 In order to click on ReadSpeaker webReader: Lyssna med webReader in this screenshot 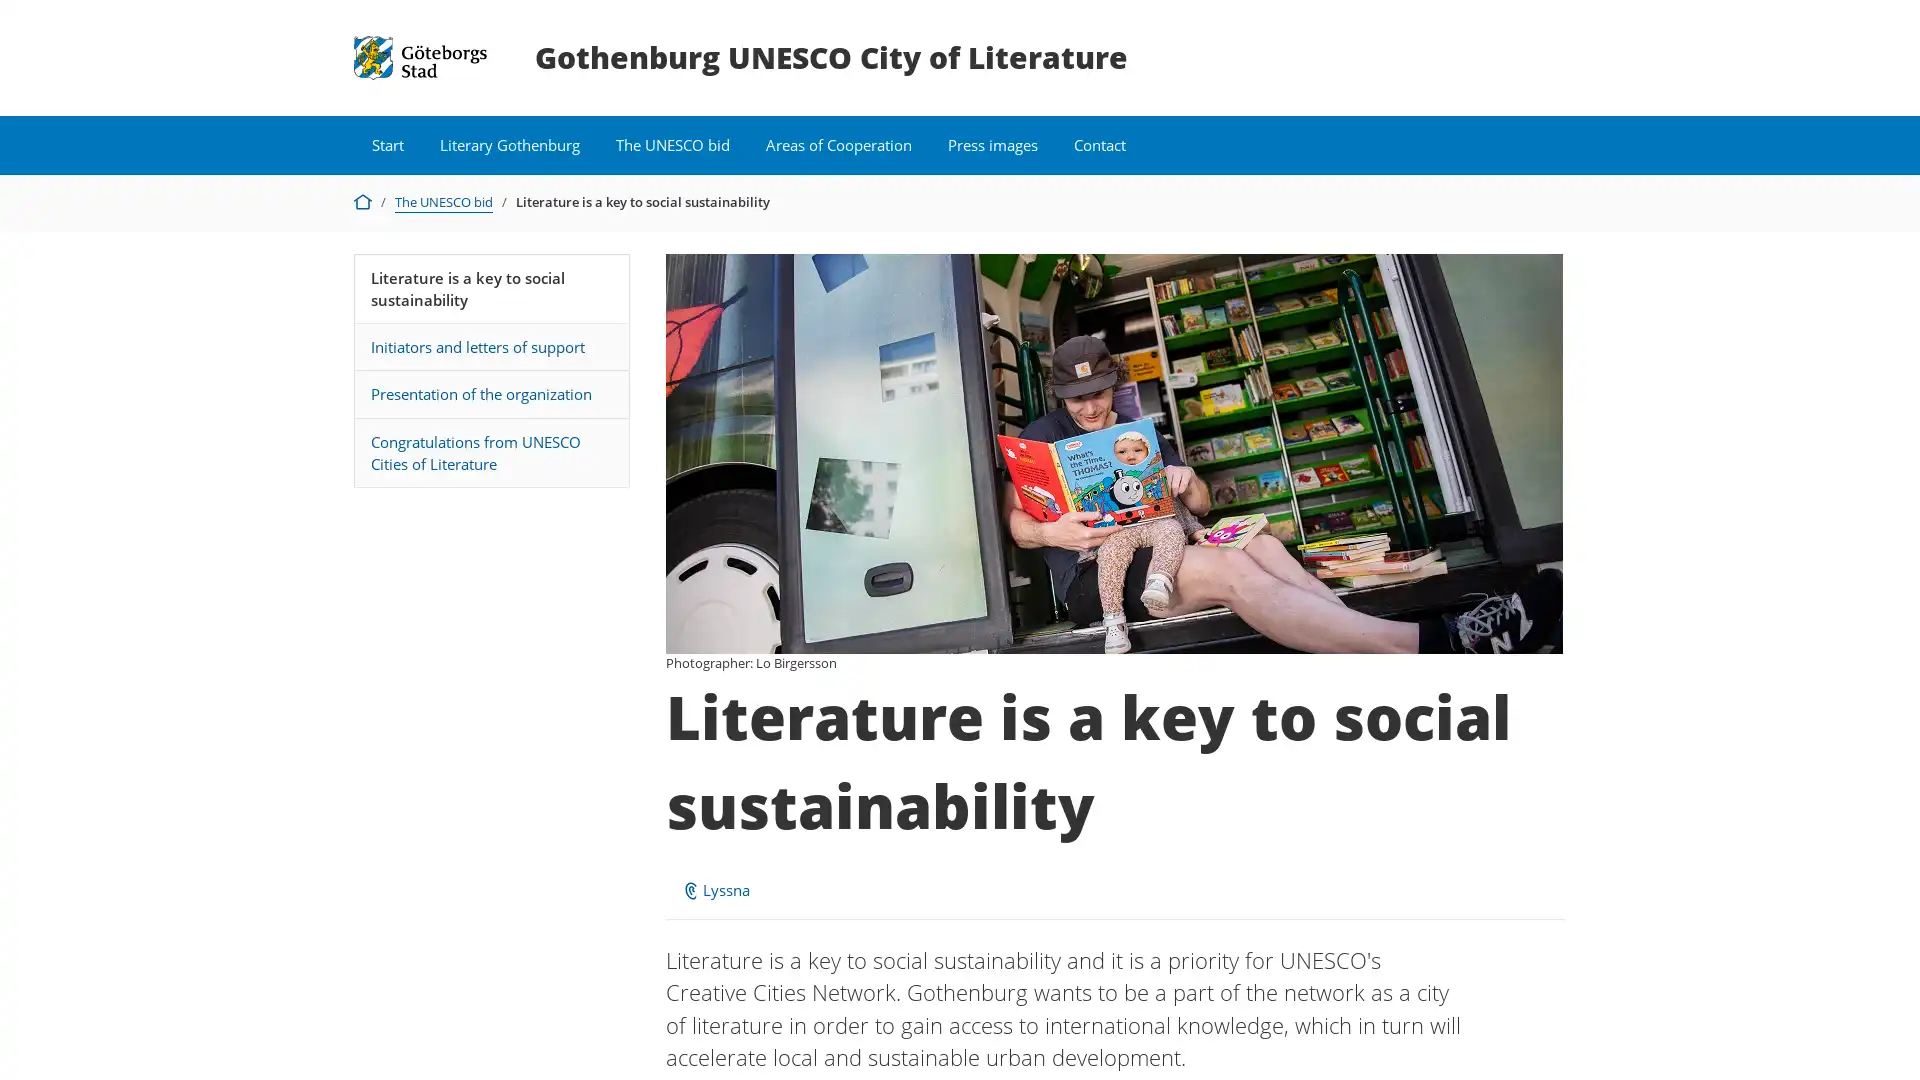, I will do `click(715, 889)`.